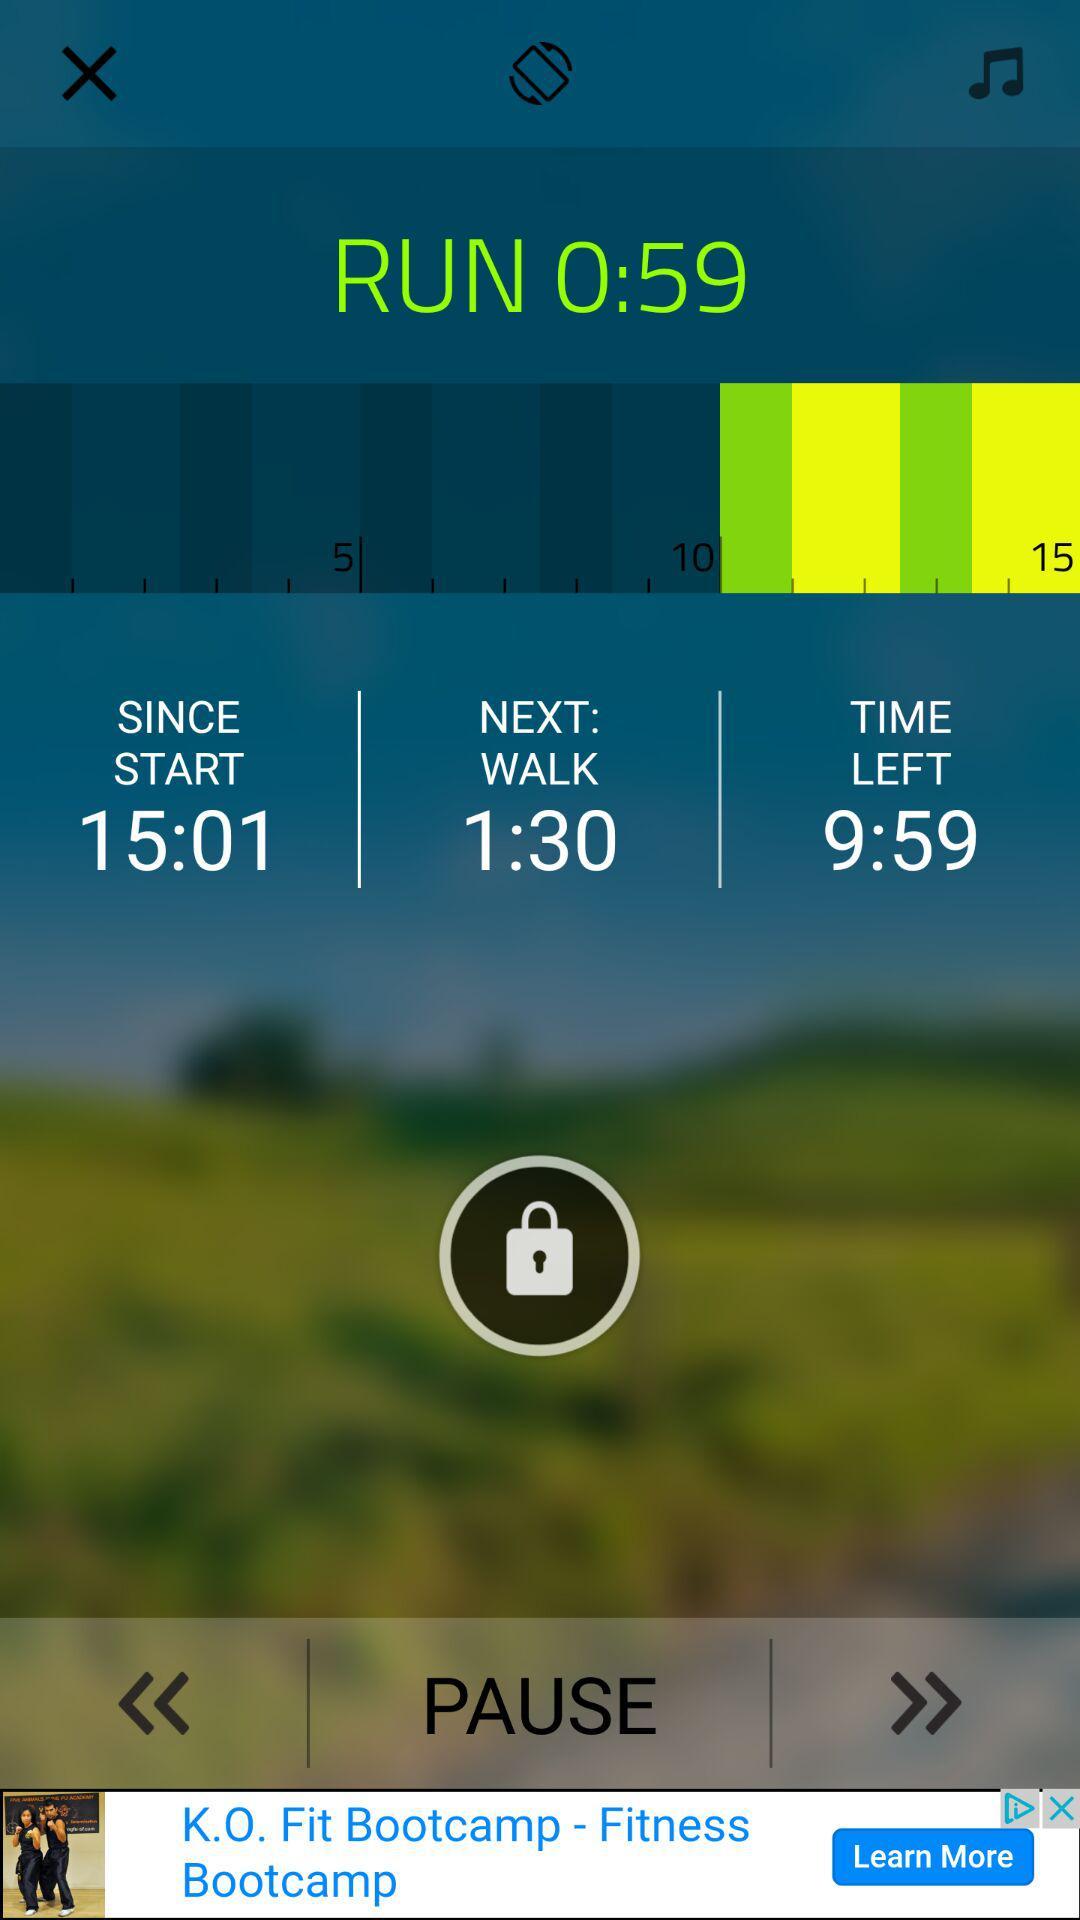  Describe the element at coordinates (990, 73) in the screenshot. I see `music` at that location.